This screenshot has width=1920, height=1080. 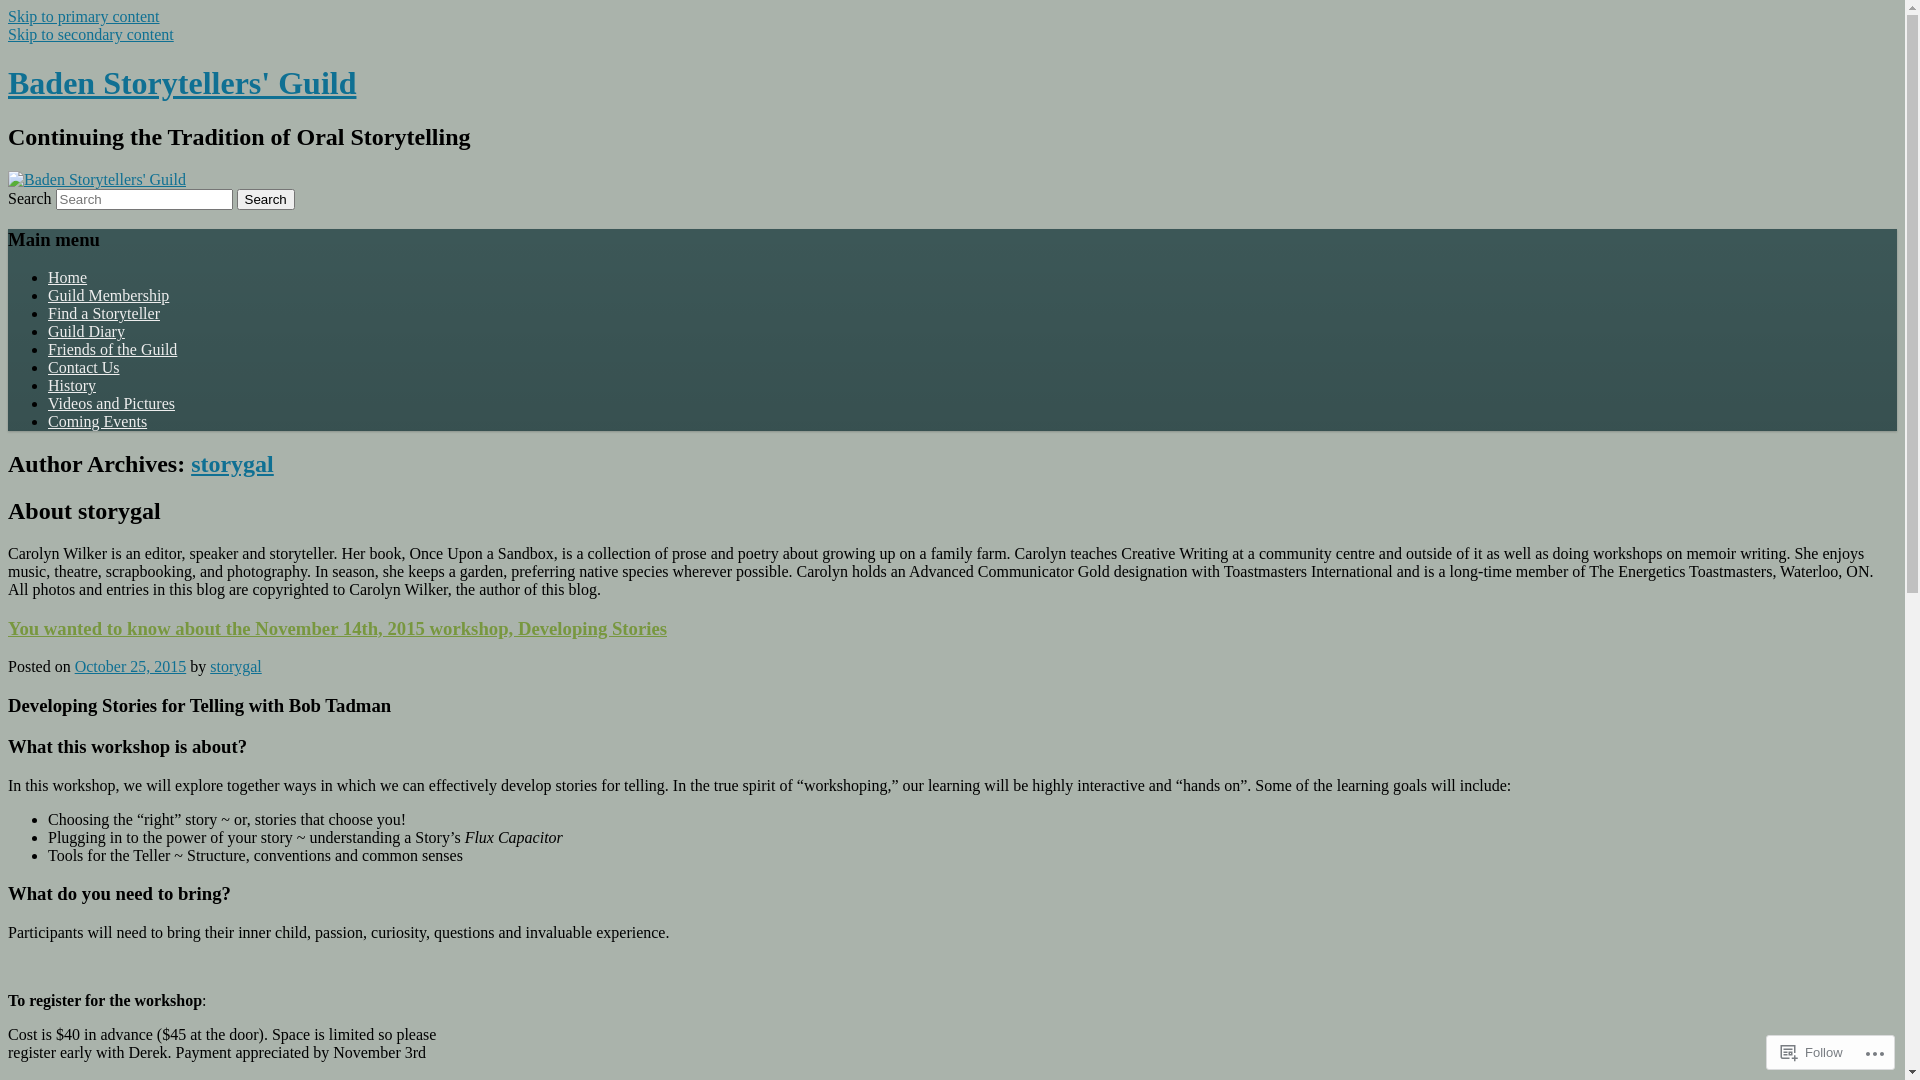 What do you see at coordinates (210, 666) in the screenshot?
I see `'storygal'` at bounding box center [210, 666].